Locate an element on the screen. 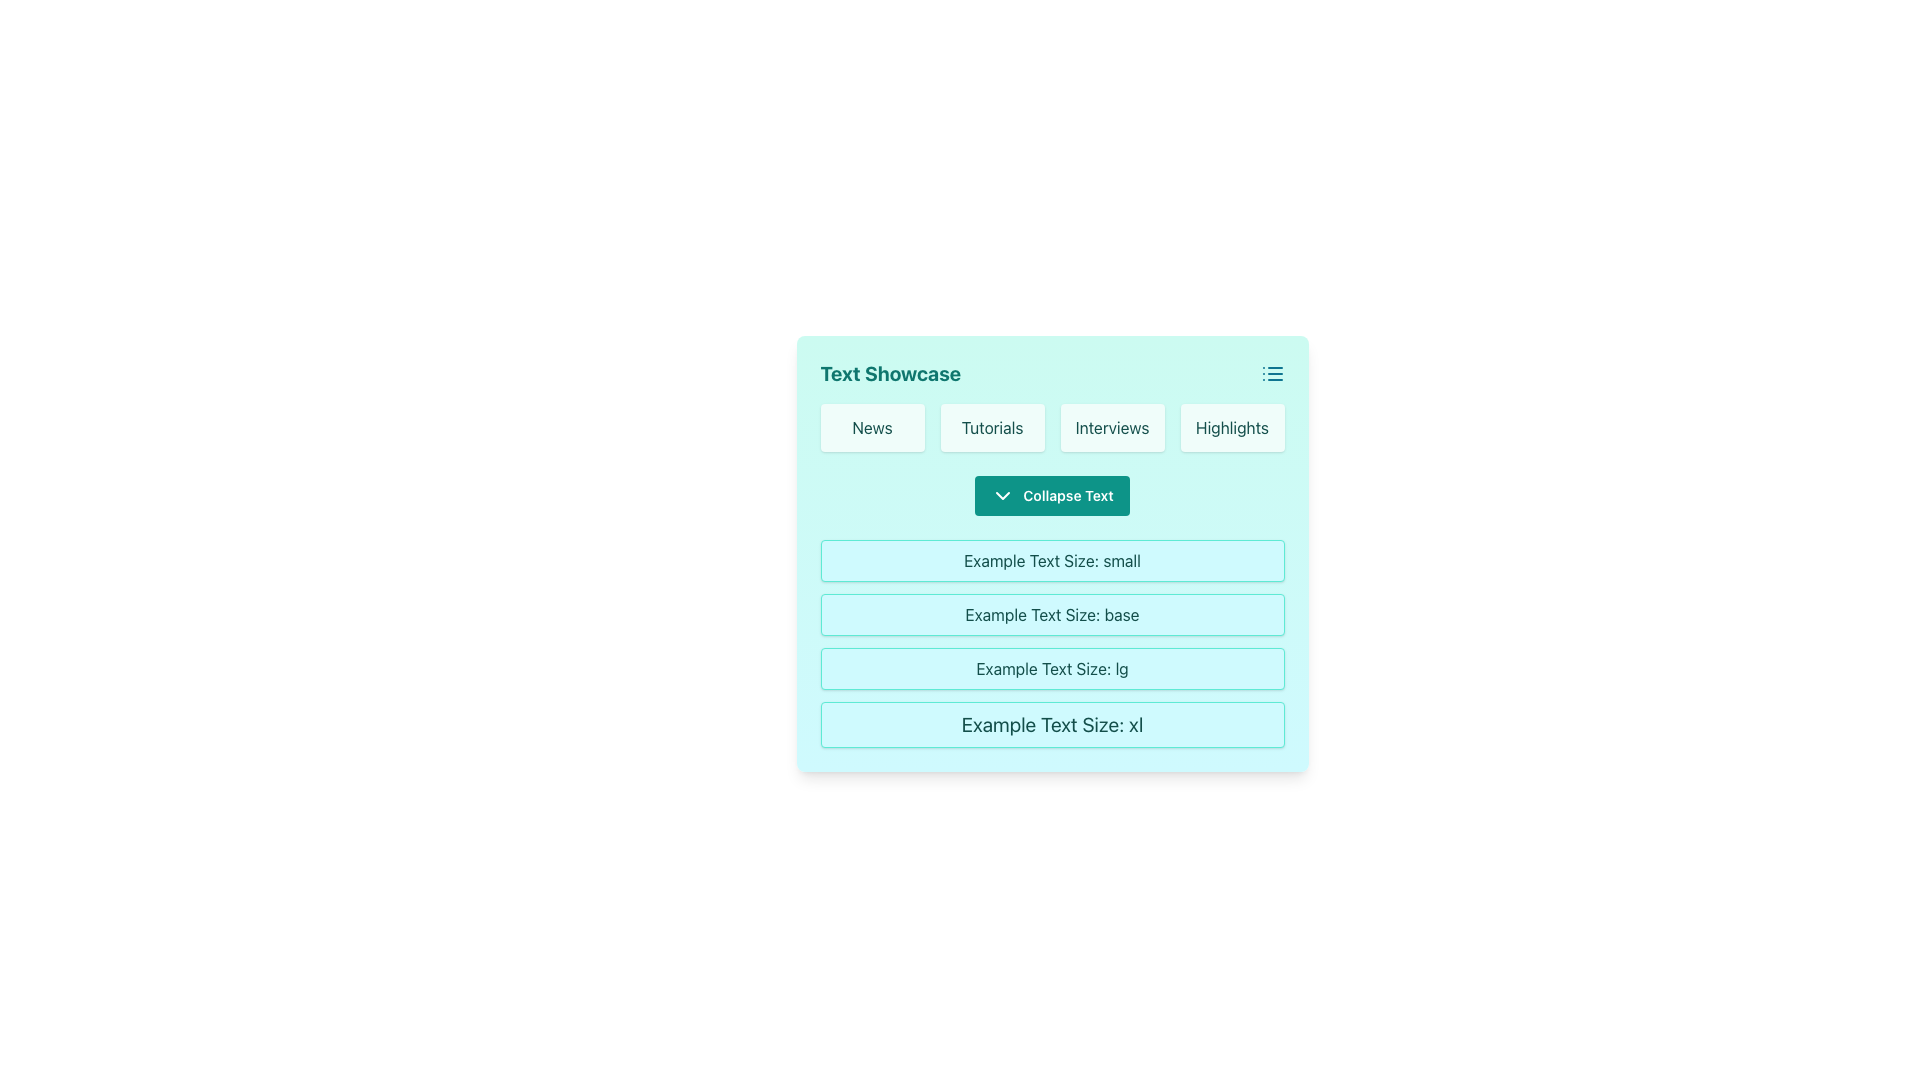 The height and width of the screenshot is (1080, 1920). the 'News' button, which is a light teal rounded rectangular button with darker teal text, located below the 'Text Showcase' heading is located at coordinates (872, 427).